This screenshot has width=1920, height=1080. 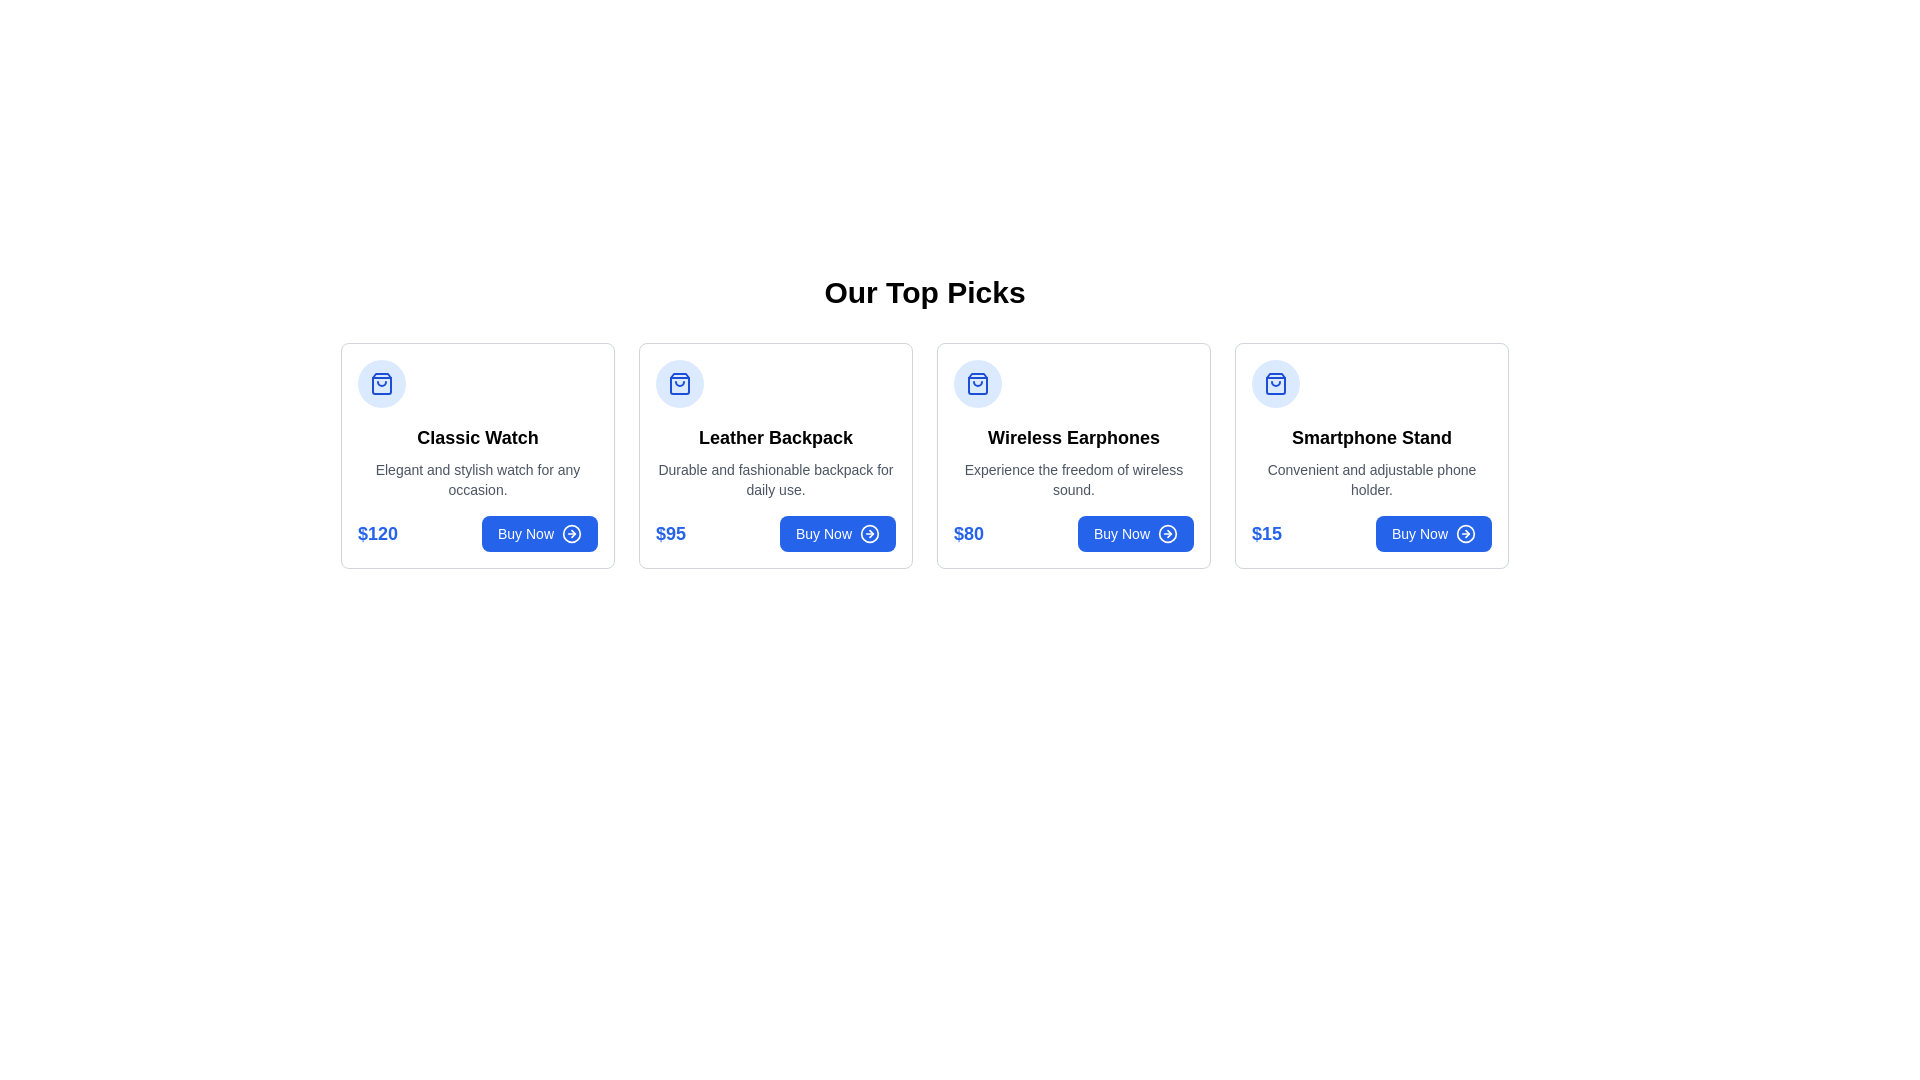 What do you see at coordinates (775, 479) in the screenshot?
I see `text description element that provides a summary of the product, positioned below the title 'Leather Backpack' and above the price section '$95'` at bounding box center [775, 479].